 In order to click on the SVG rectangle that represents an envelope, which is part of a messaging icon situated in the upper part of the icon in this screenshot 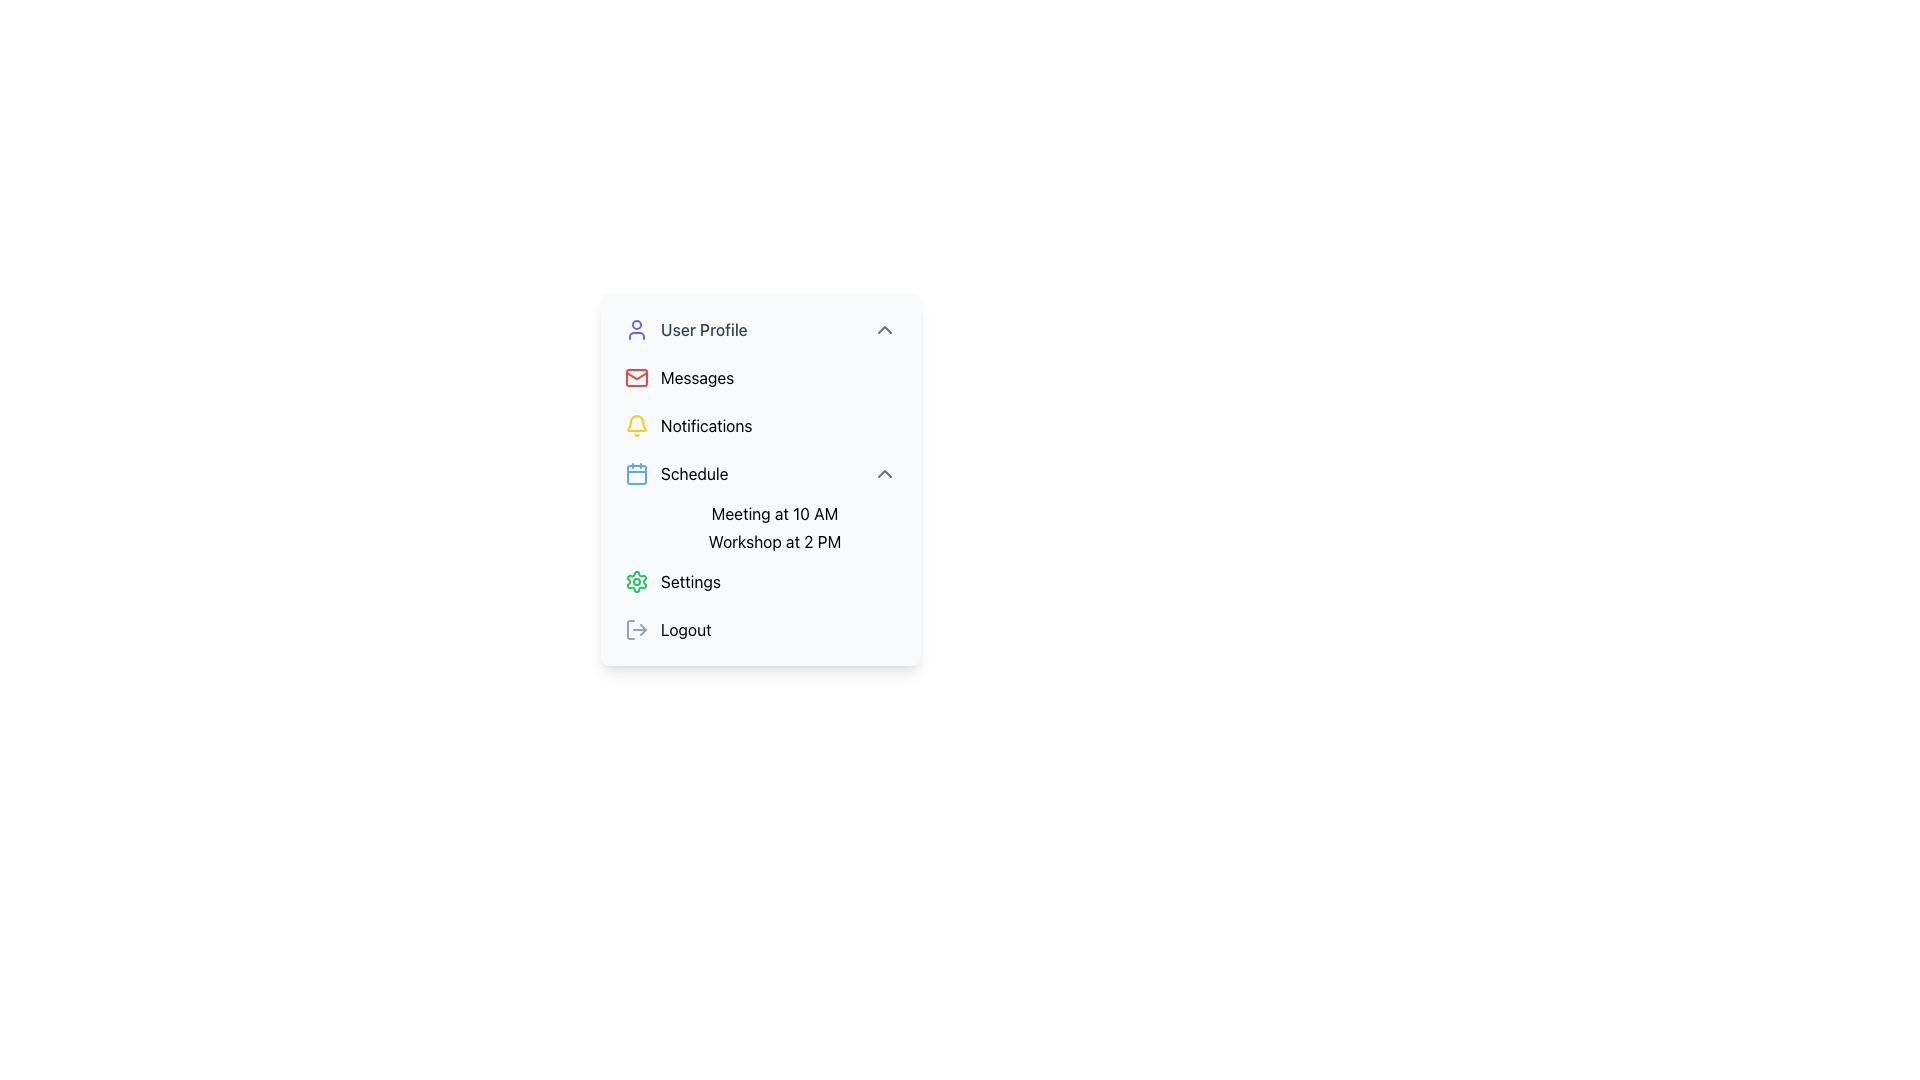, I will do `click(636, 378)`.